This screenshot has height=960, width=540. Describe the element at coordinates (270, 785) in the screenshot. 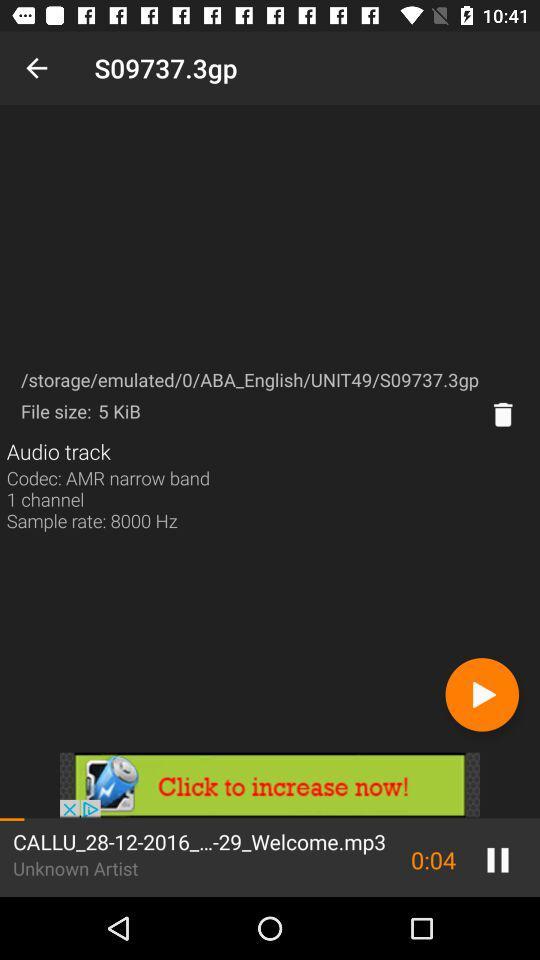

I see `advertisement` at that location.